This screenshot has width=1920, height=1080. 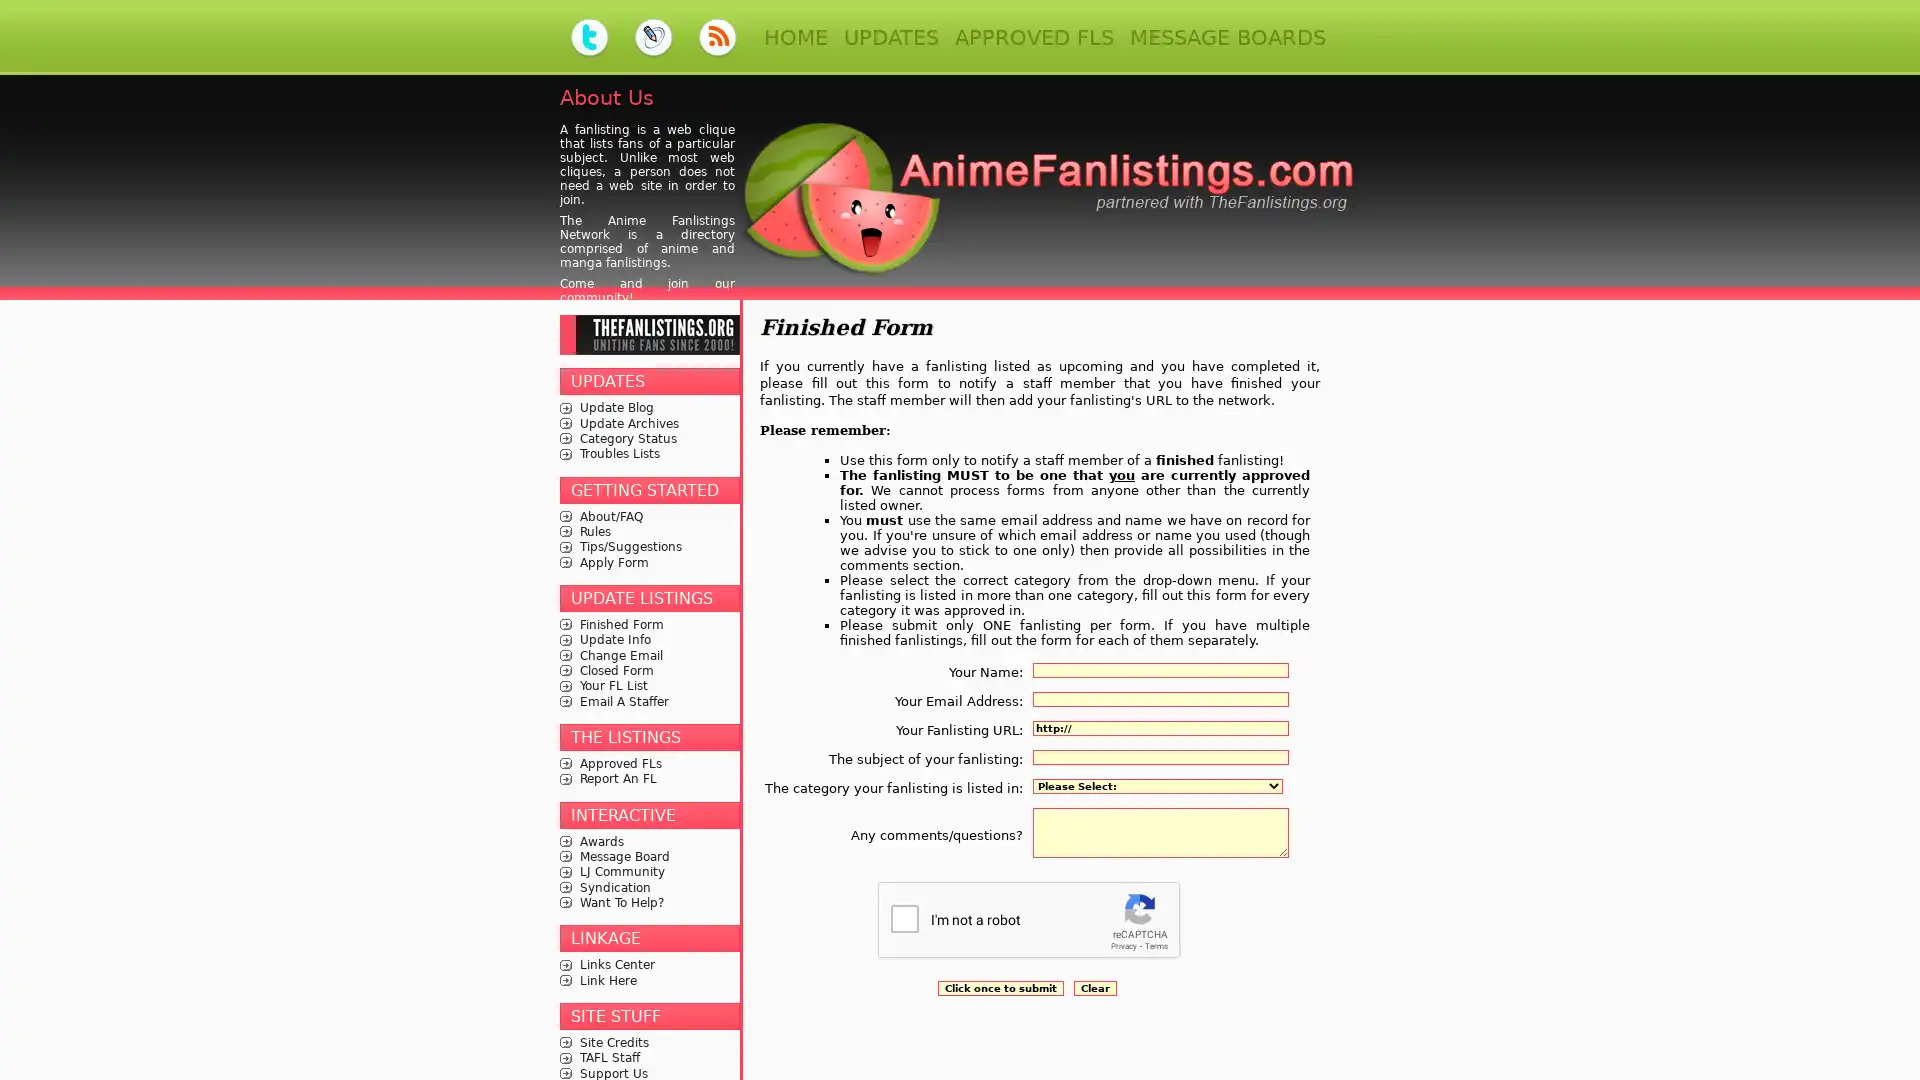 What do you see at coordinates (1093, 987) in the screenshot?
I see `Clear` at bounding box center [1093, 987].